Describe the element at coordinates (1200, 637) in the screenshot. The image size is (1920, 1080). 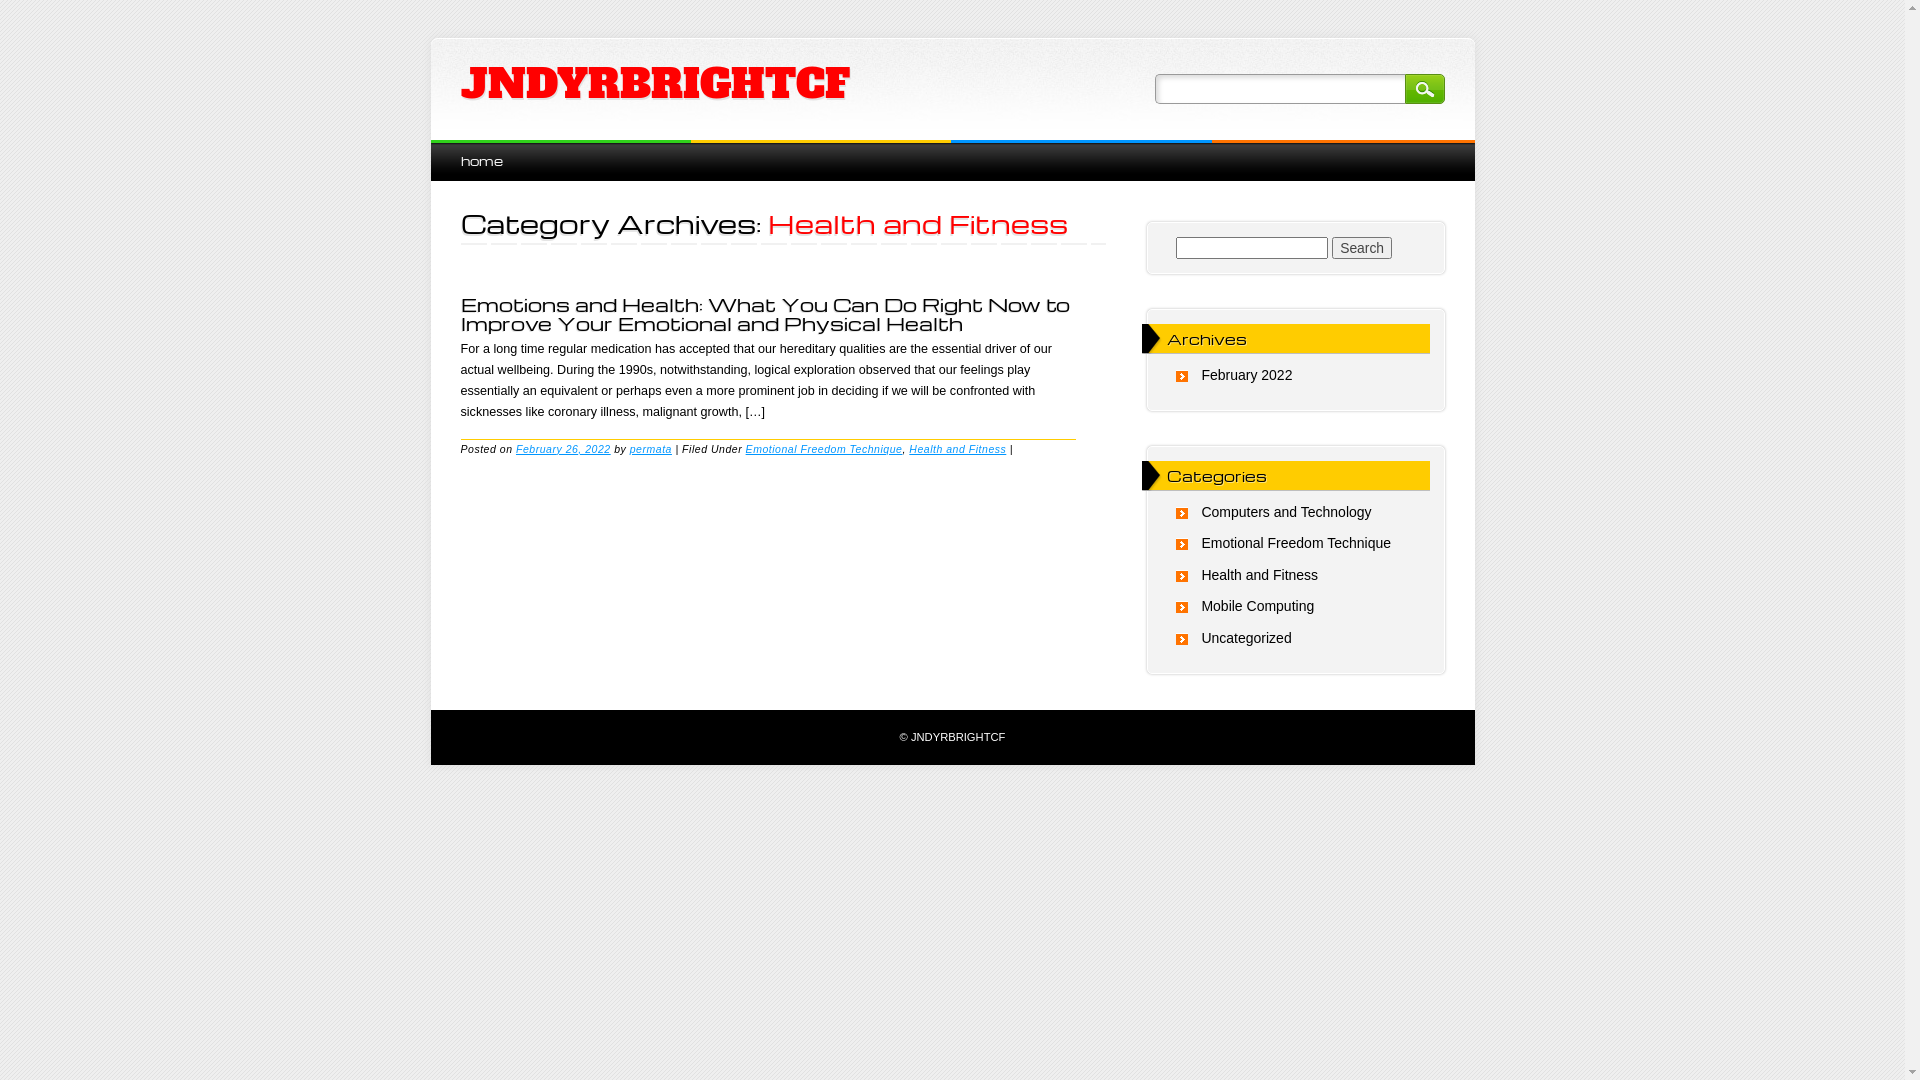
I see `'Uncategorized'` at that location.